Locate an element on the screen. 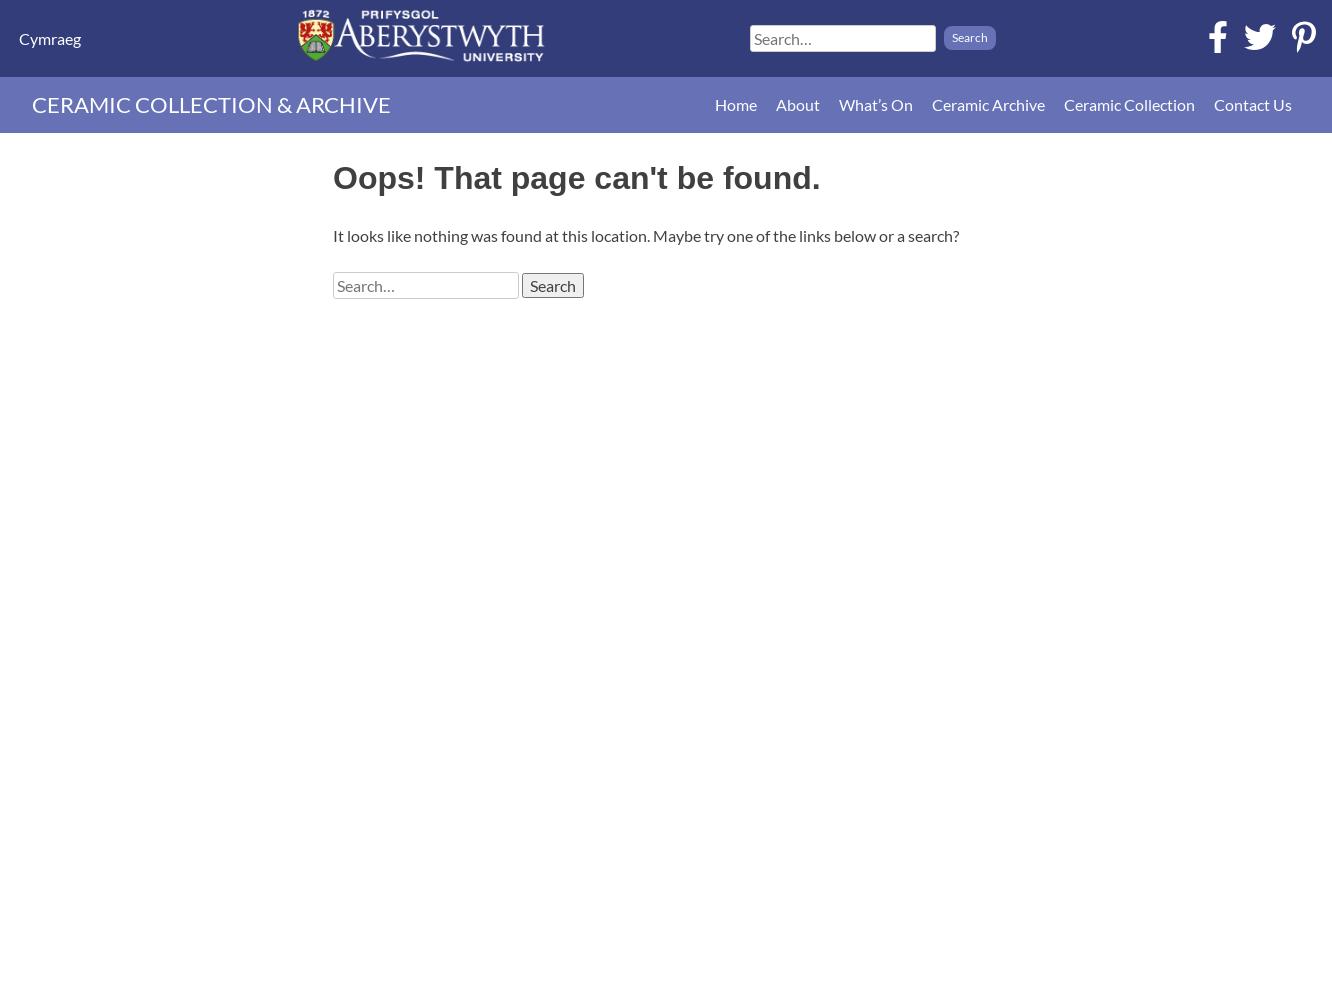 Image resolution: width=1332 pixels, height=1000 pixels. 'Contact Us' is located at coordinates (1212, 102).